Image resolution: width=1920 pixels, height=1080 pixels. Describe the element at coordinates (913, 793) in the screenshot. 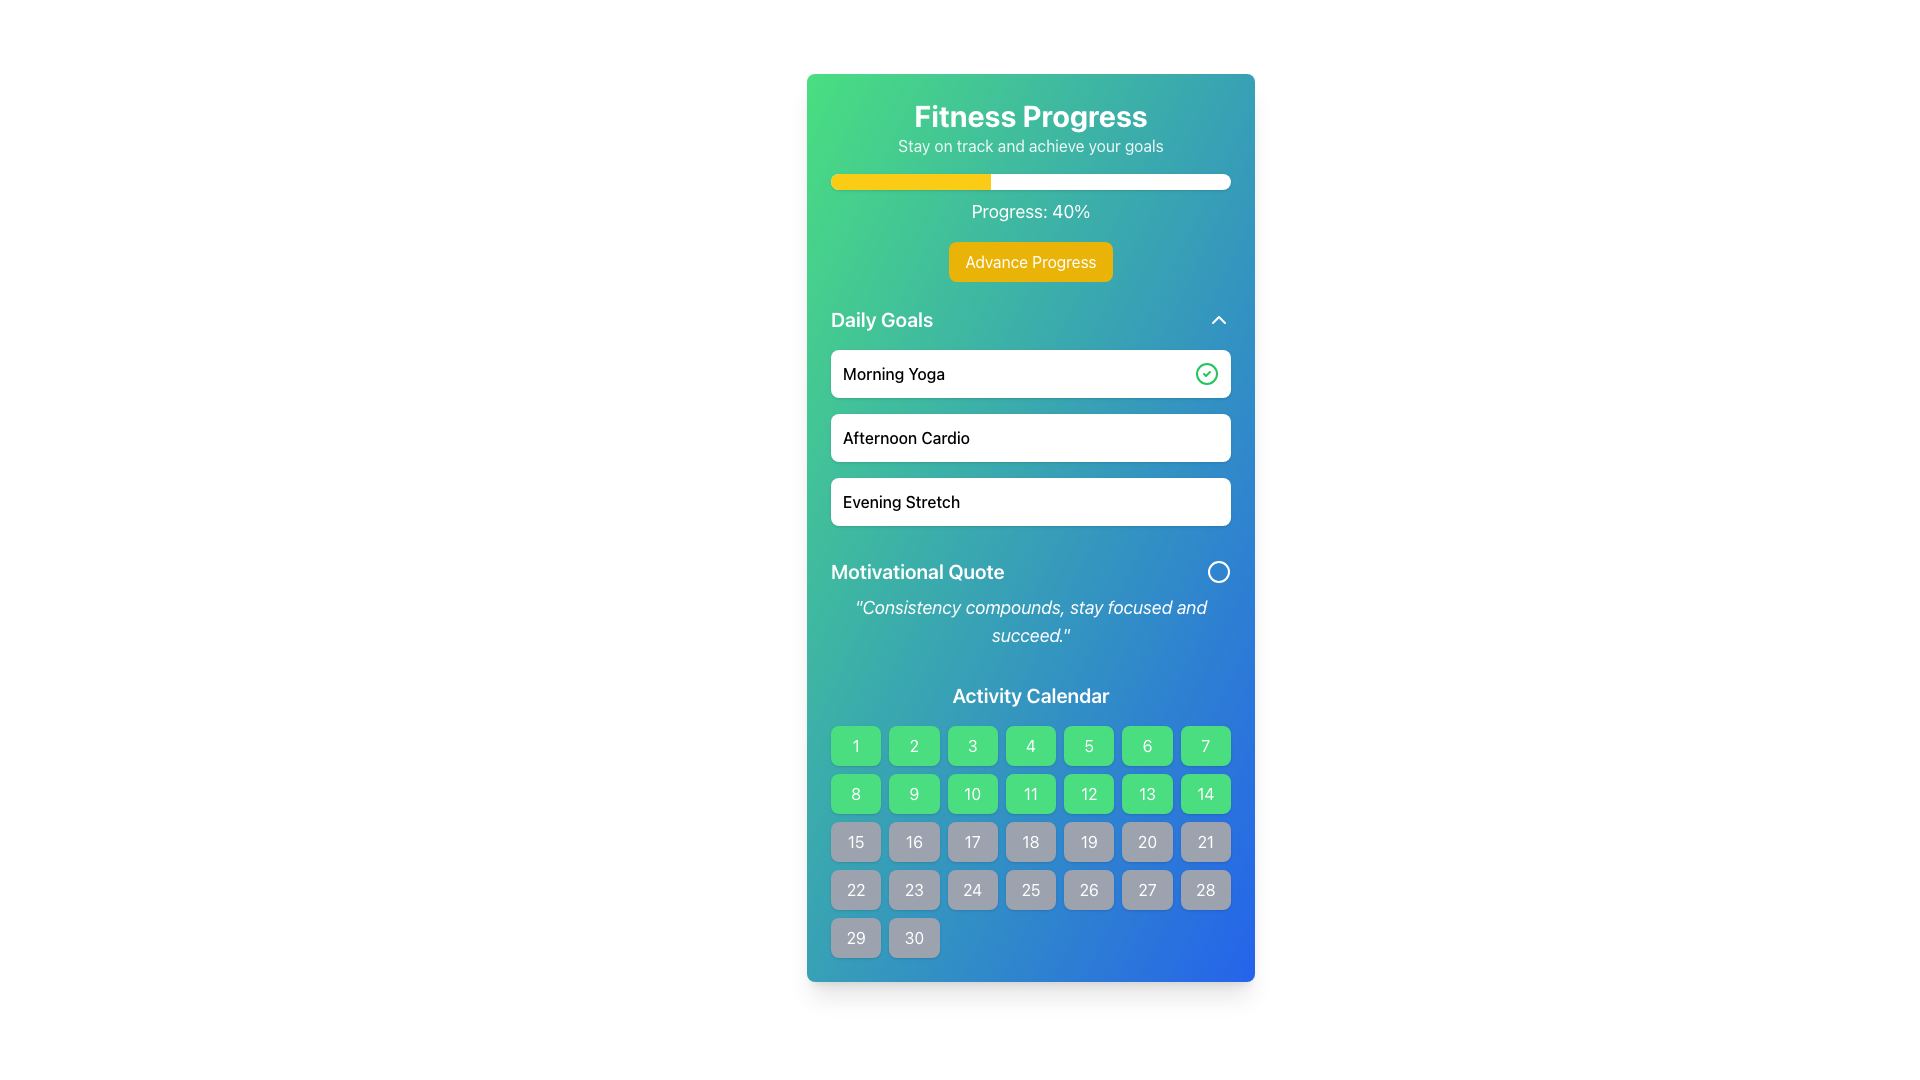

I see `the date selector button located in the second row and third column of the calendar interface` at that location.